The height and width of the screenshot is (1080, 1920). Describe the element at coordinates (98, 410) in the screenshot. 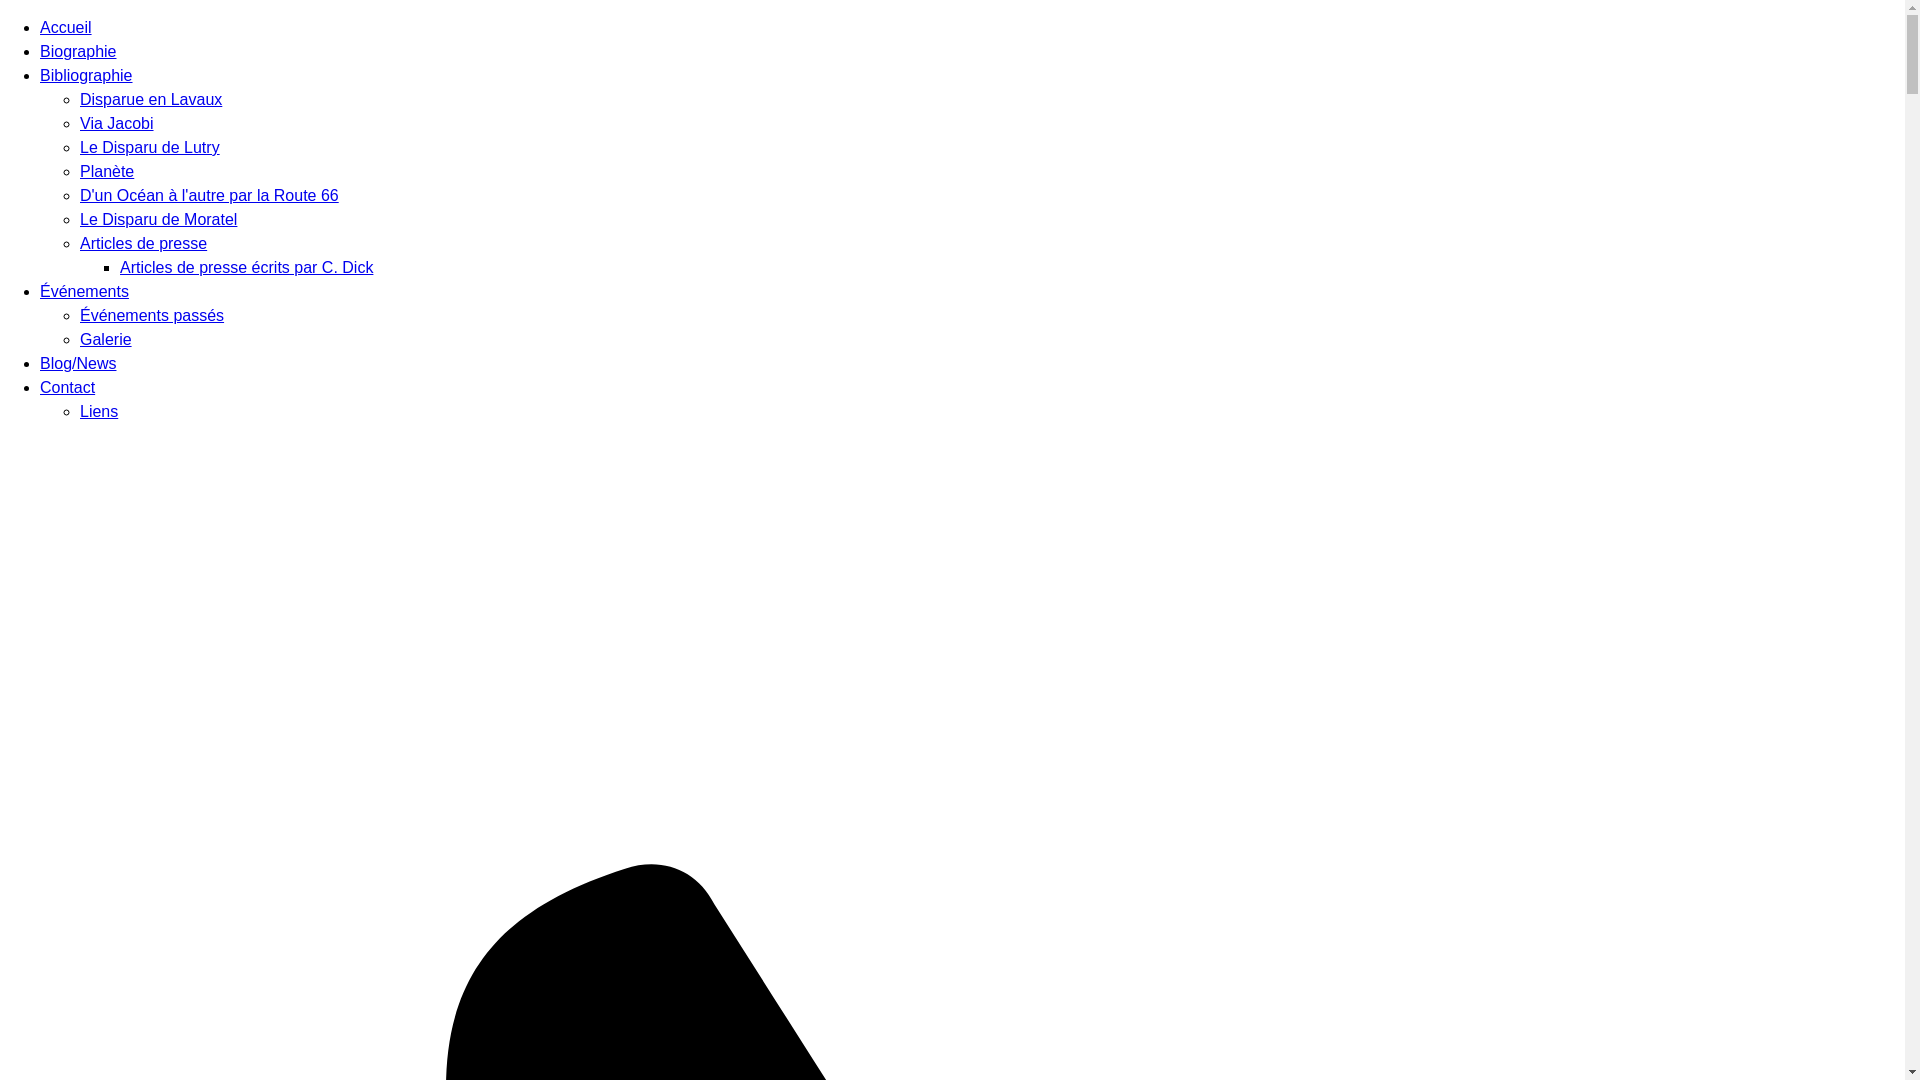

I see `'Liens'` at that location.